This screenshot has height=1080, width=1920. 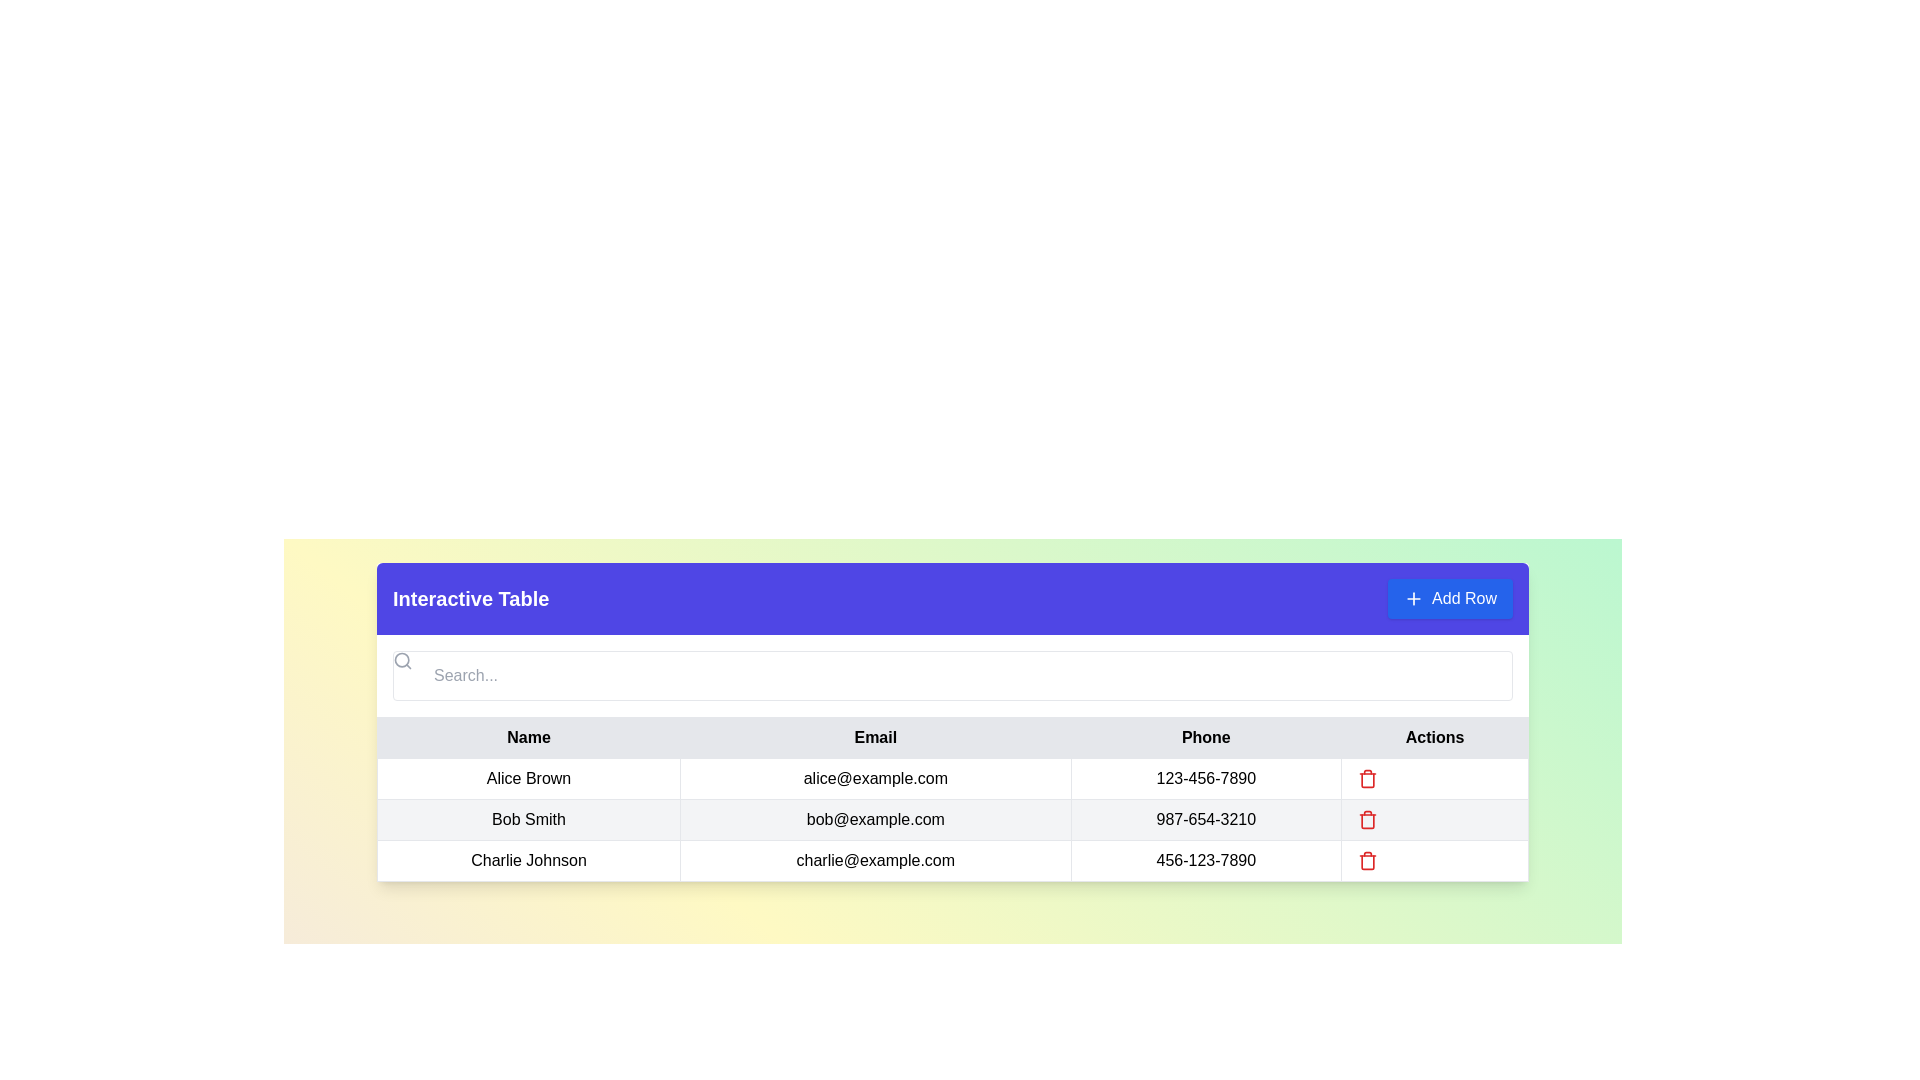 I want to click on the blue circular icon with a white plus sign at its center, which is part of the 'Add Row' button located in the top-right corner of the interface, so click(x=1413, y=597).